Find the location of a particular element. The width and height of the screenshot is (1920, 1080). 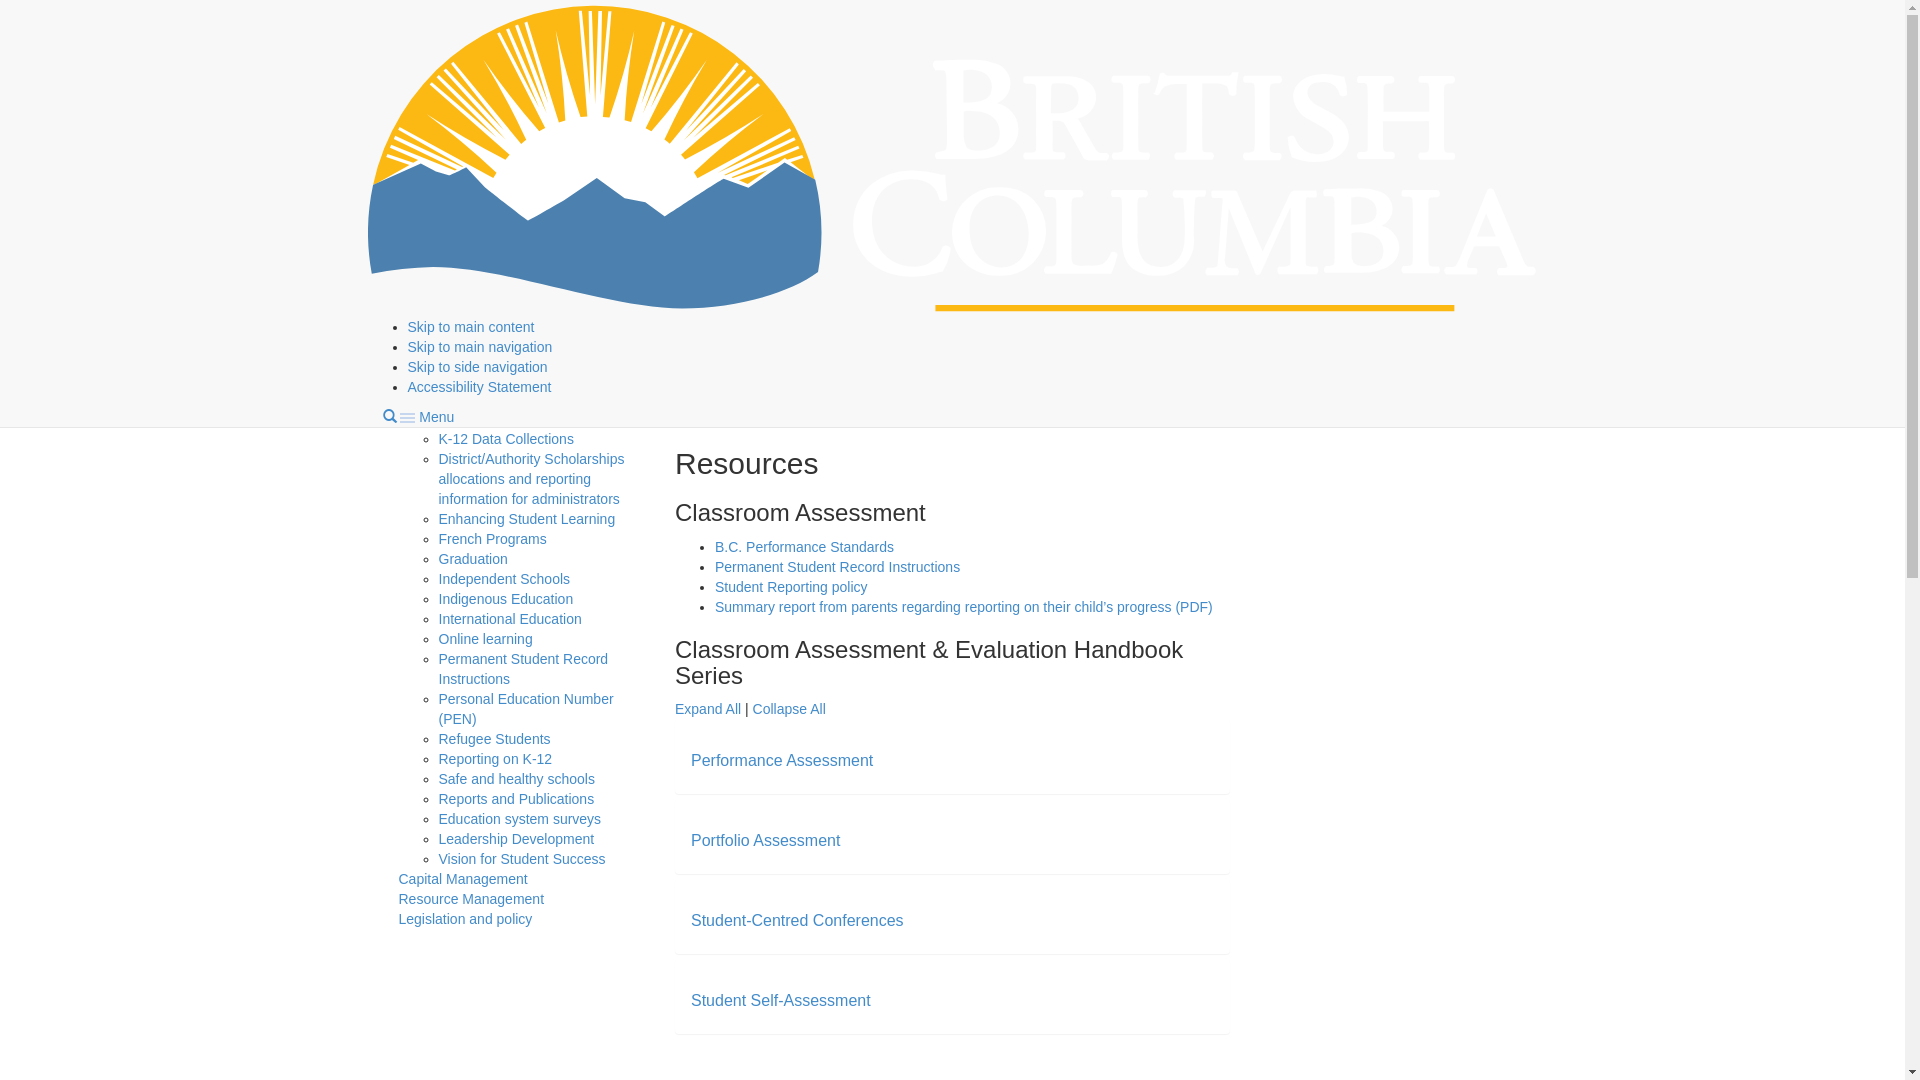

'Reports and Publications' is located at coordinates (515, 797).